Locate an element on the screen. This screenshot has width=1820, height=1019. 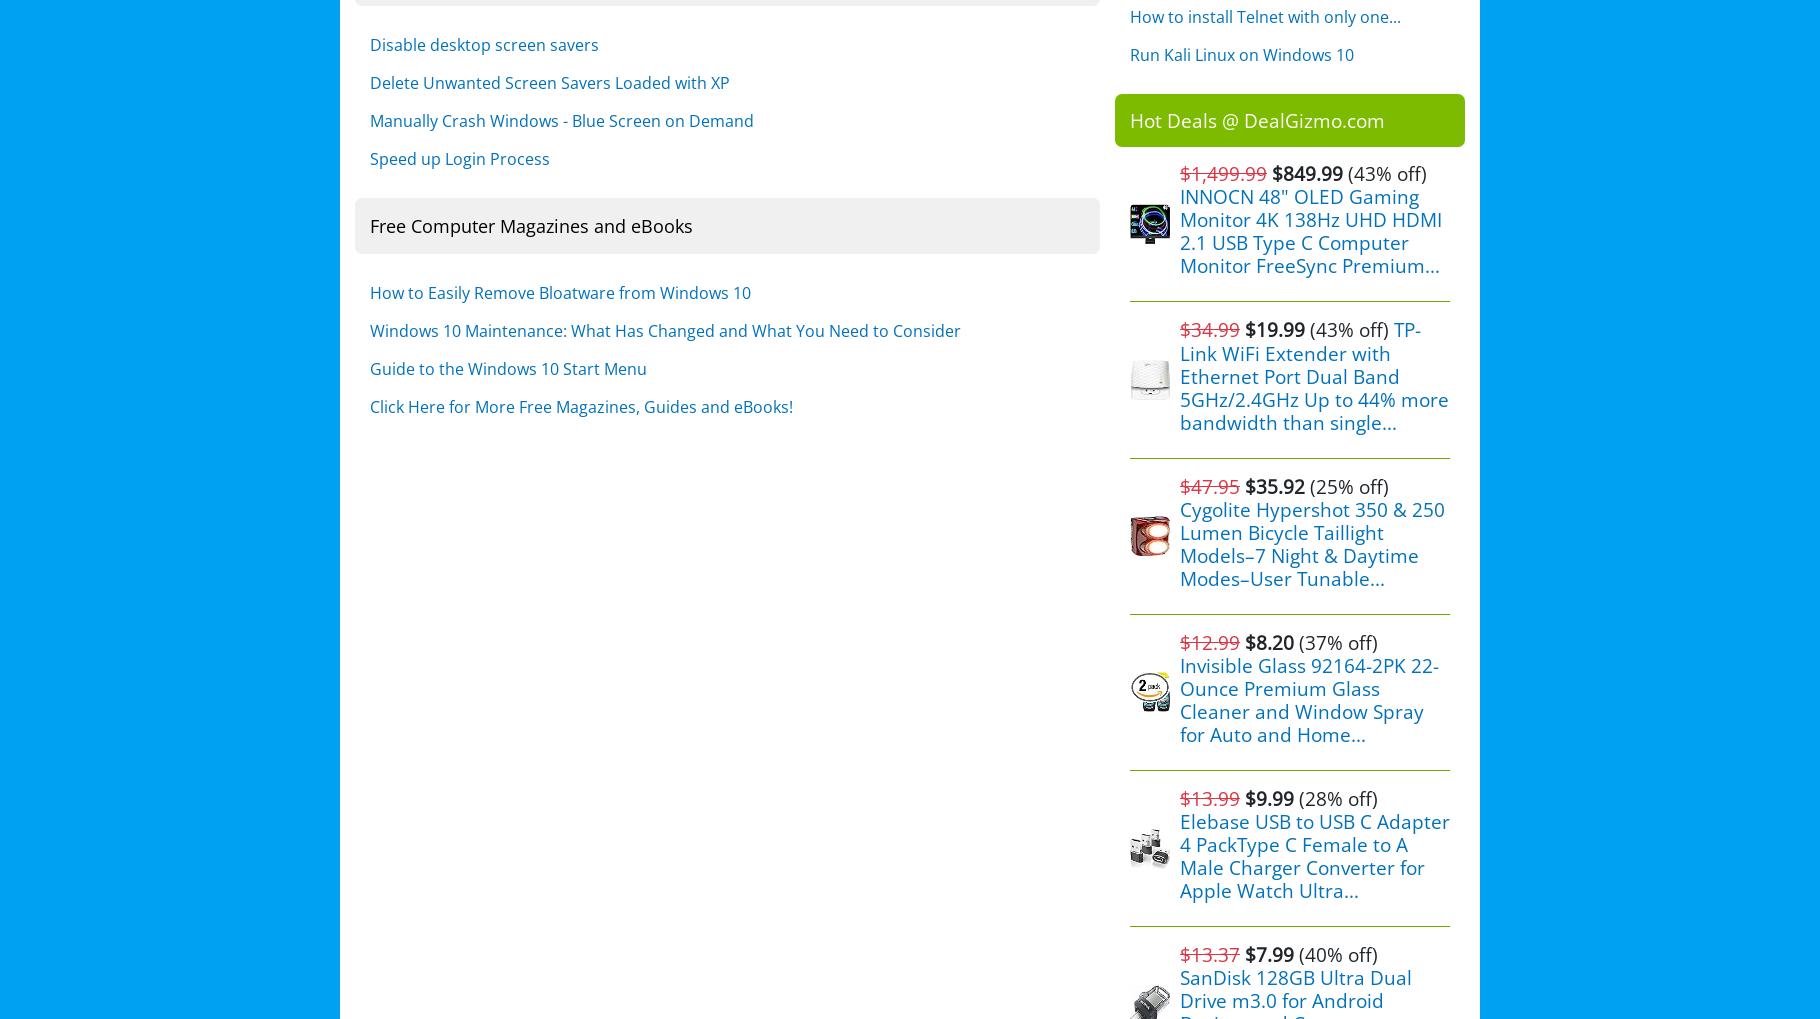
'TP-Link WiFi Extender with Ethernet Port Dual Band 5GHz/2.4GHz Up to 44% more bandwidth than single...' is located at coordinates (1314, 374).